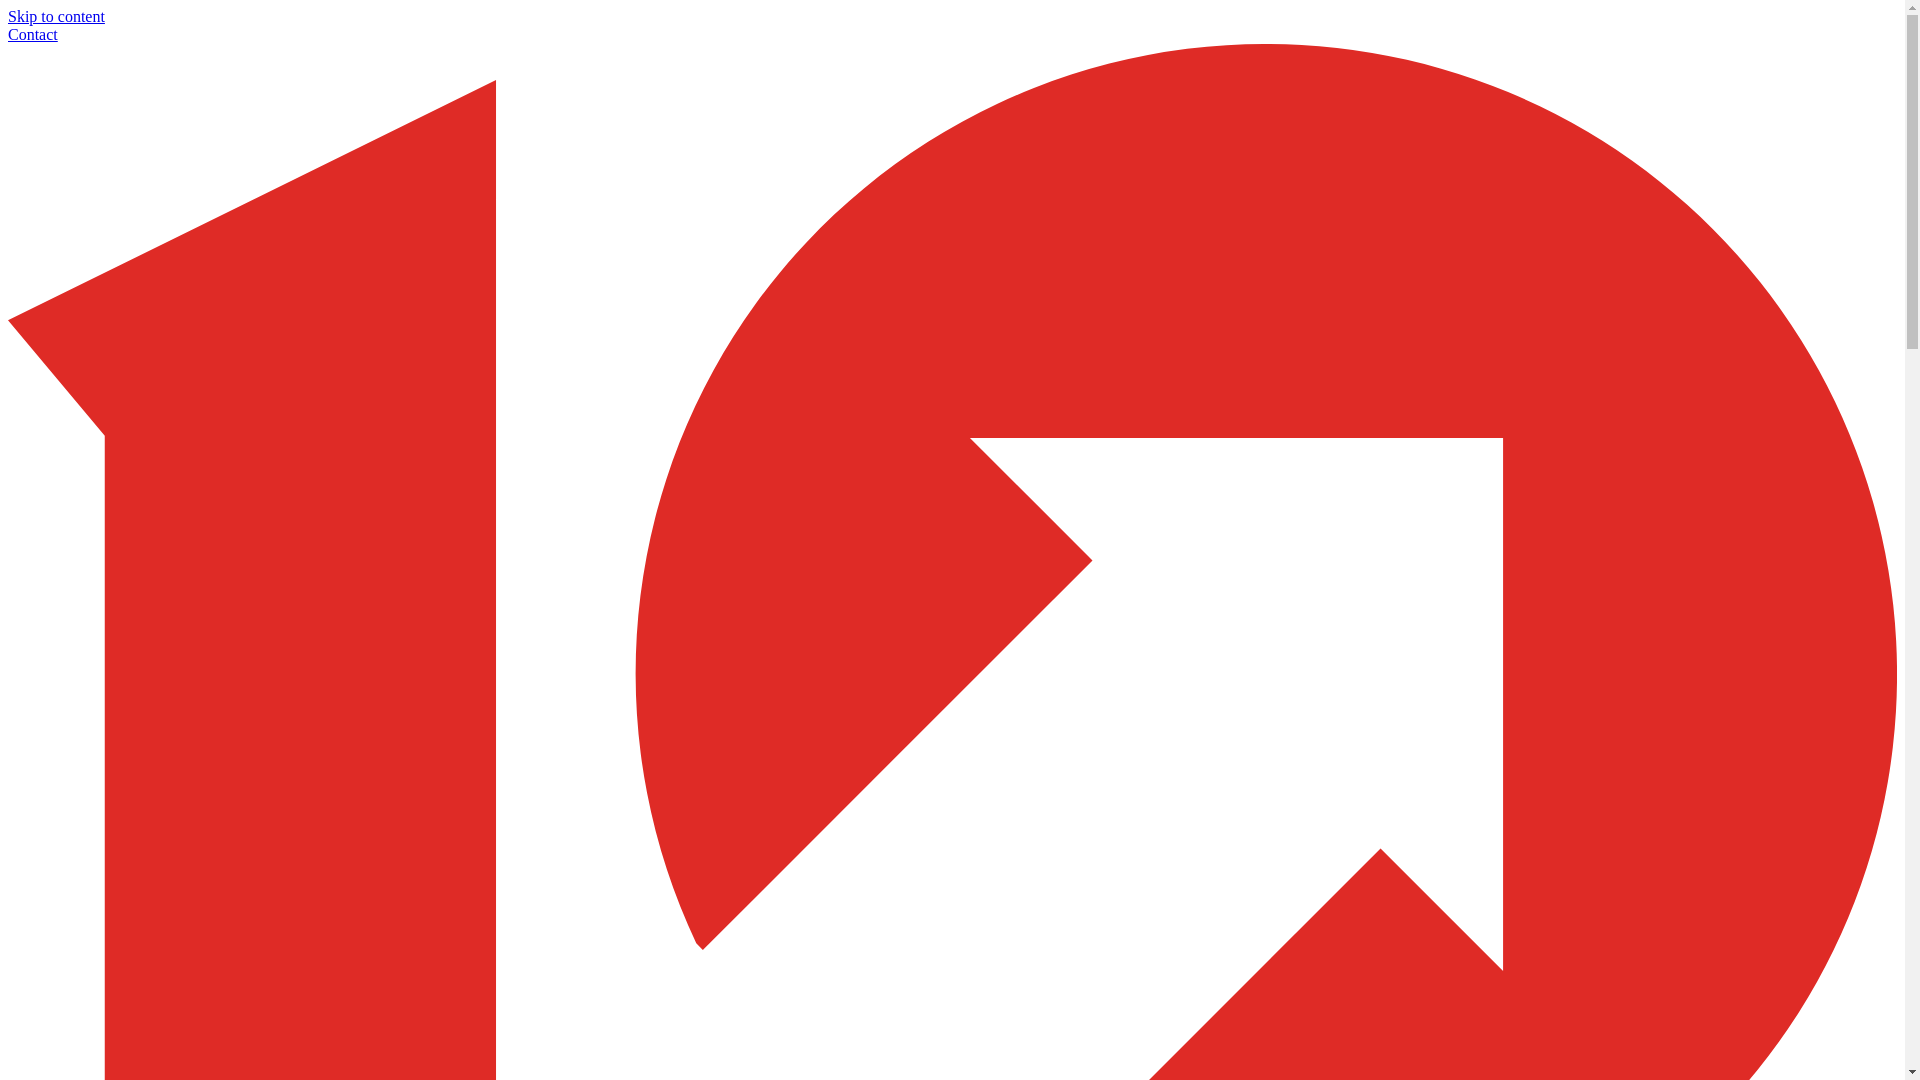 The height and width of the screenshot is (1080, 1920). What do you see at coordinates (56, 16) in the screenshot?
I see `'Skip to content'` at bounding box center [56, 16].